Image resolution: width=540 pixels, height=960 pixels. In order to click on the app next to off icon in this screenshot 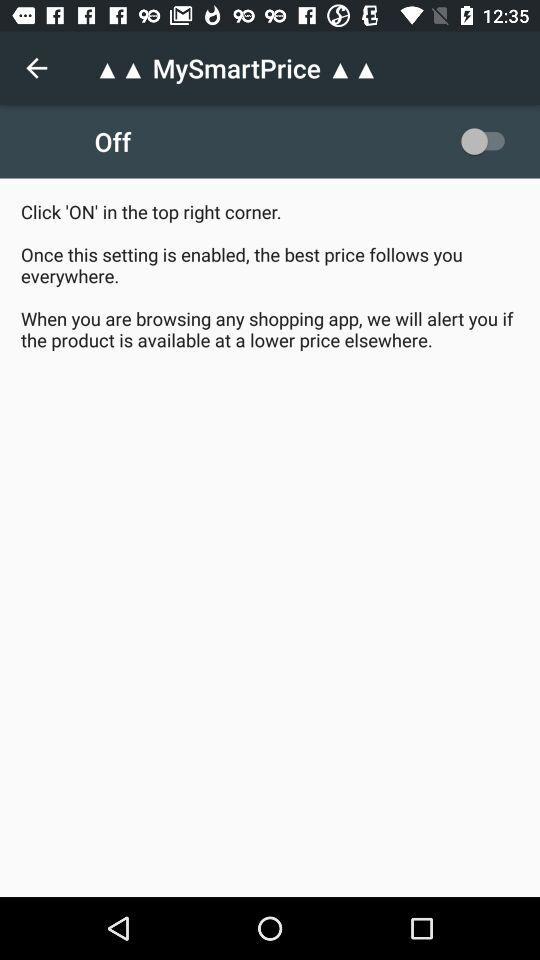, I will do `click(486, 140)`.